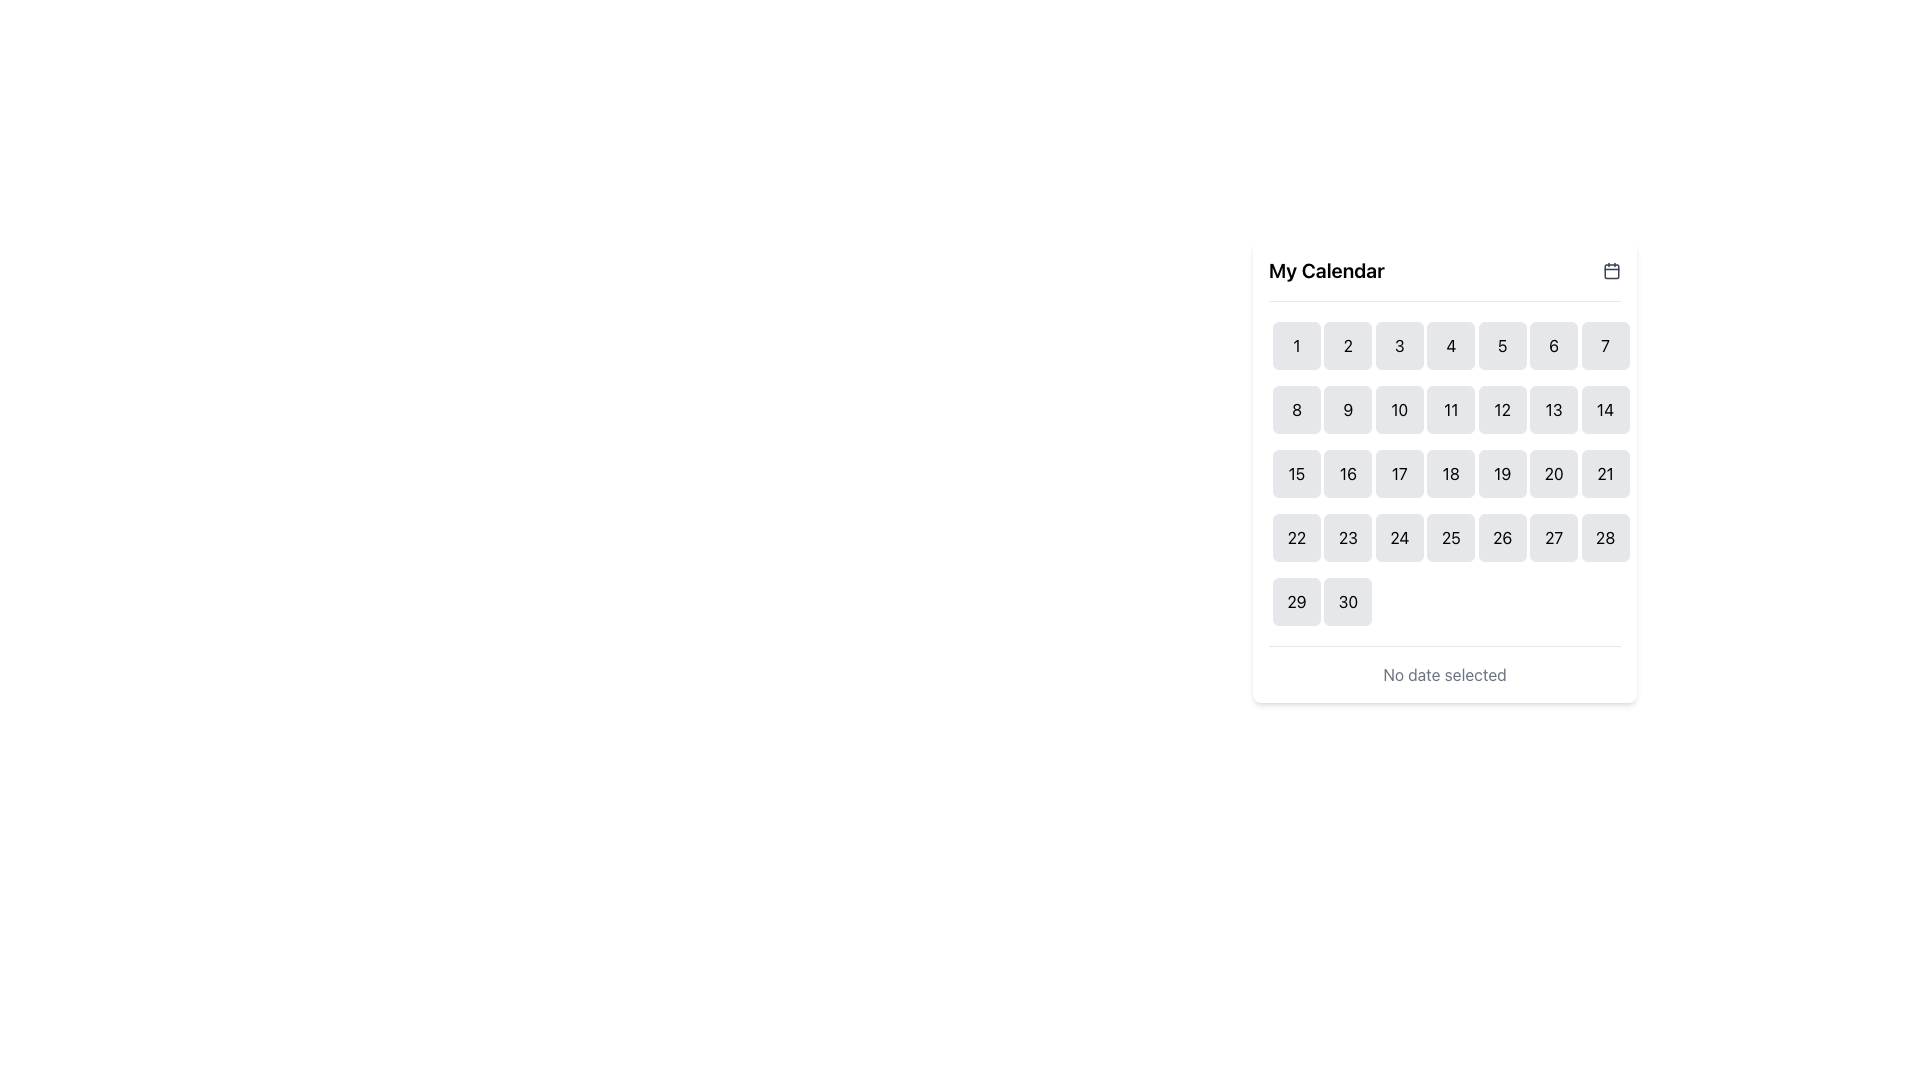 This screenshot has width=1920, height=1080. What do you see at coordinates (1398, 536) in the screenshot?
I see `the calendar button representing the 24th day by navigating to it` at bounding box center [1398, 536].